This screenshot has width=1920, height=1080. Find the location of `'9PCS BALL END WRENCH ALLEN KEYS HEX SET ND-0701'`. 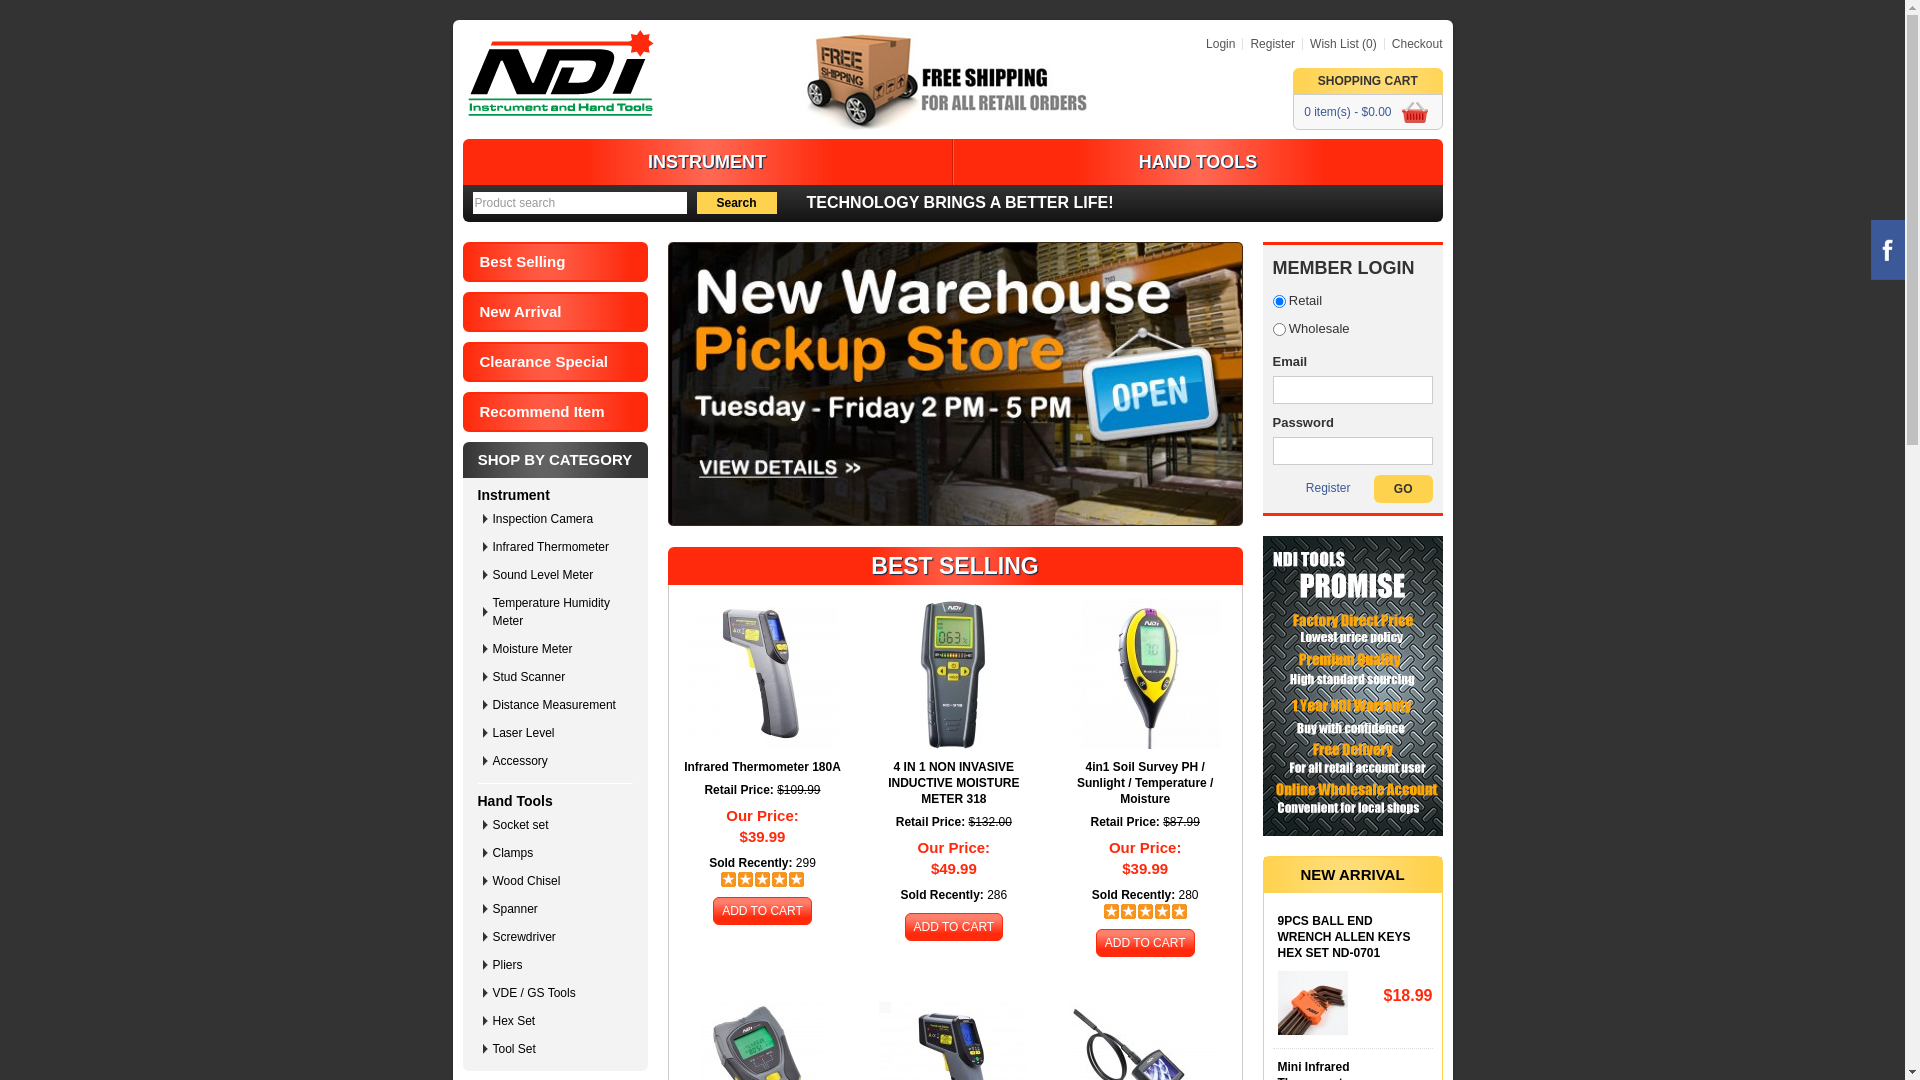

'9PCS BALL END WRENCH ALLEN KEYS HEX SET ND-0701' is located at coordinates (1276, 937).